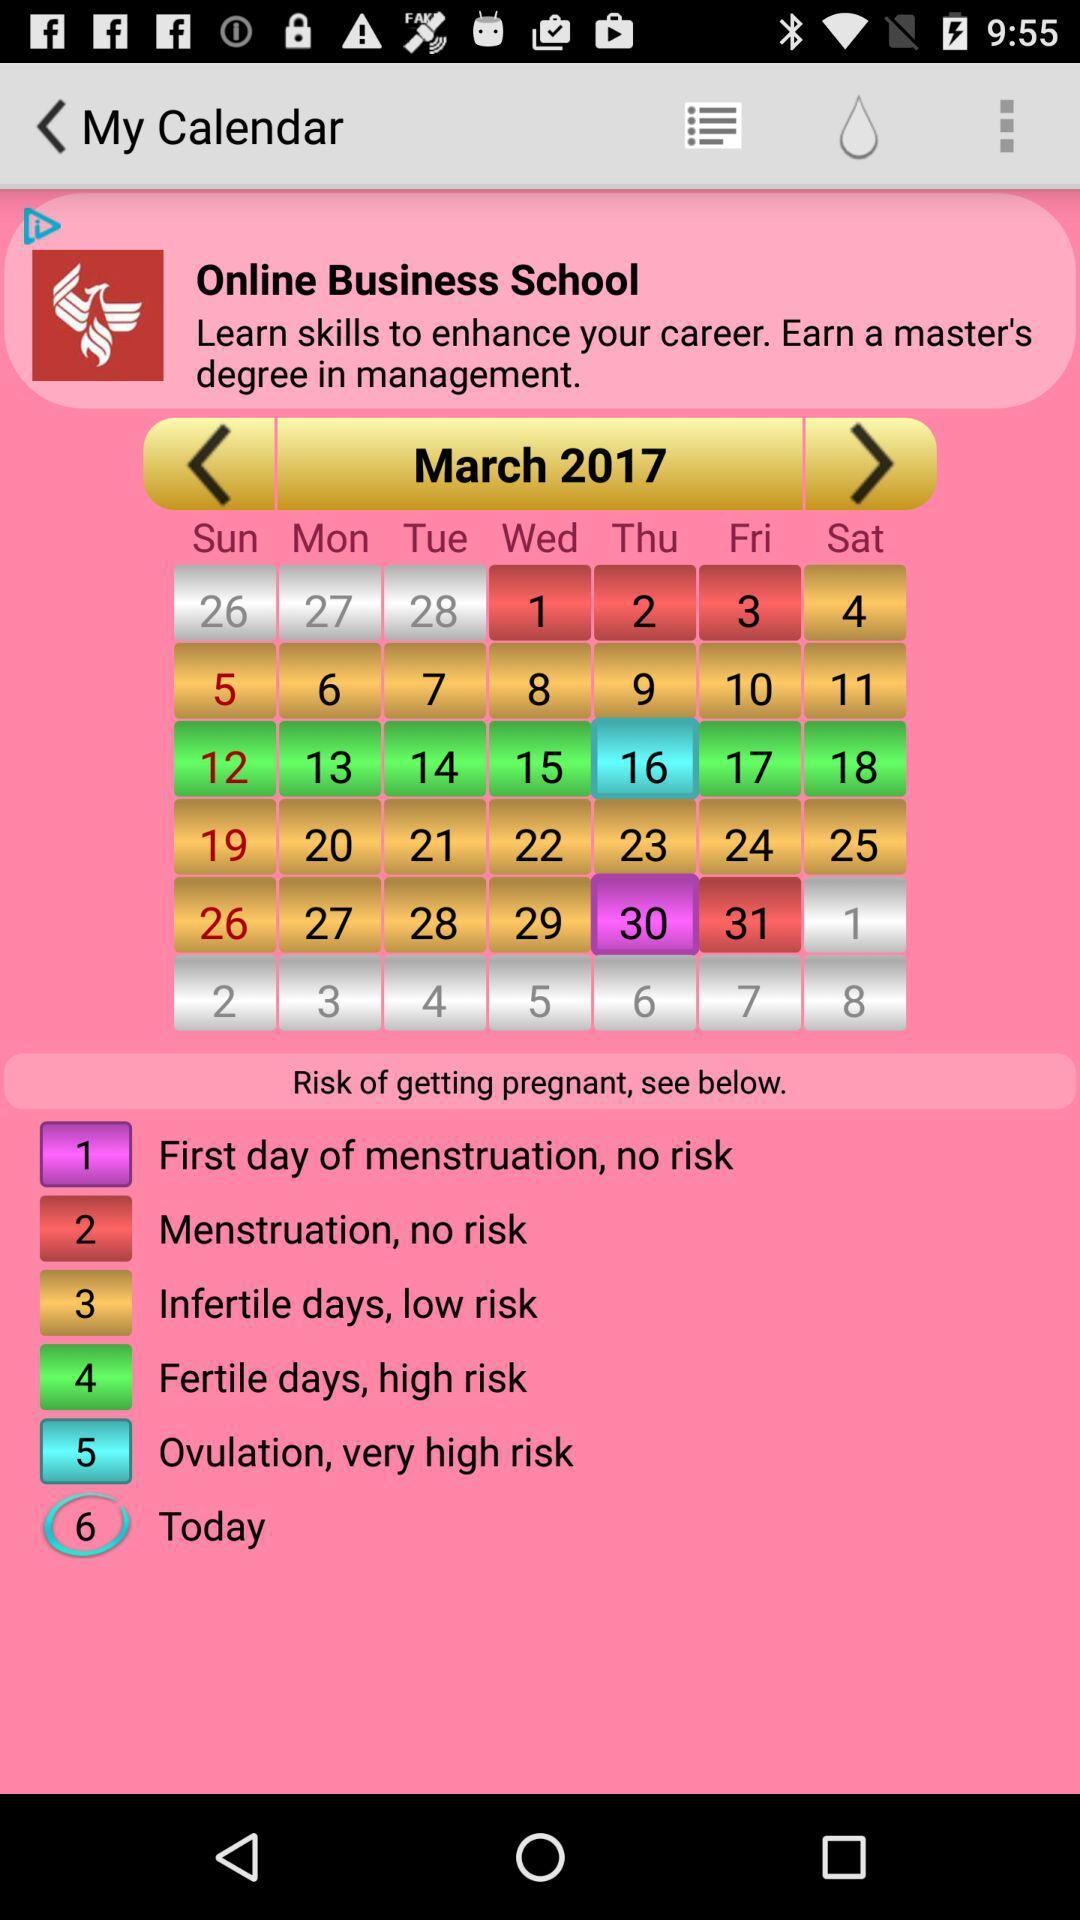 This screenshot has width=1080, height=1920. Describe the element at coordinates (208, 462) in the screenshot. I see `go back` at that location.